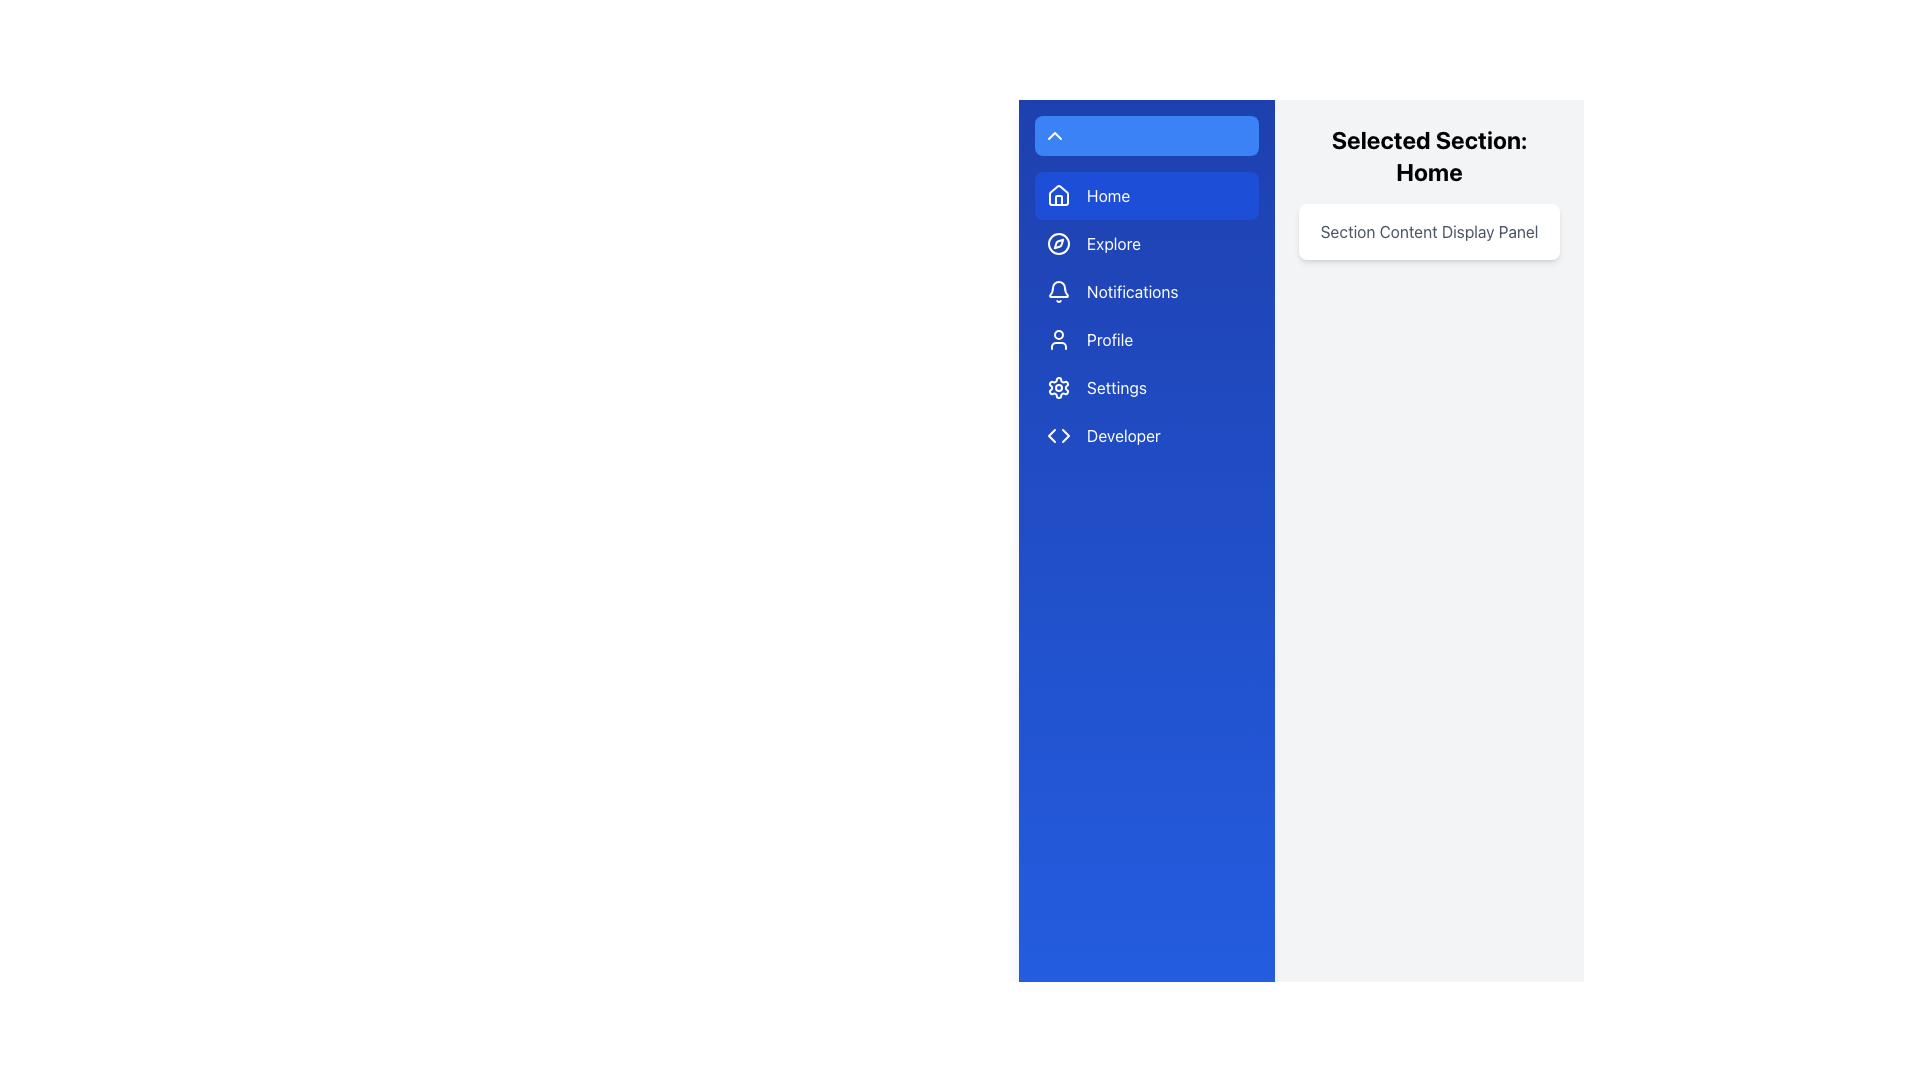  I want to click on the coding icon located in the blue sidebar near the label 'Developer', which is represented in a minimalist line style and rendered in white color, so click(1058, 434).